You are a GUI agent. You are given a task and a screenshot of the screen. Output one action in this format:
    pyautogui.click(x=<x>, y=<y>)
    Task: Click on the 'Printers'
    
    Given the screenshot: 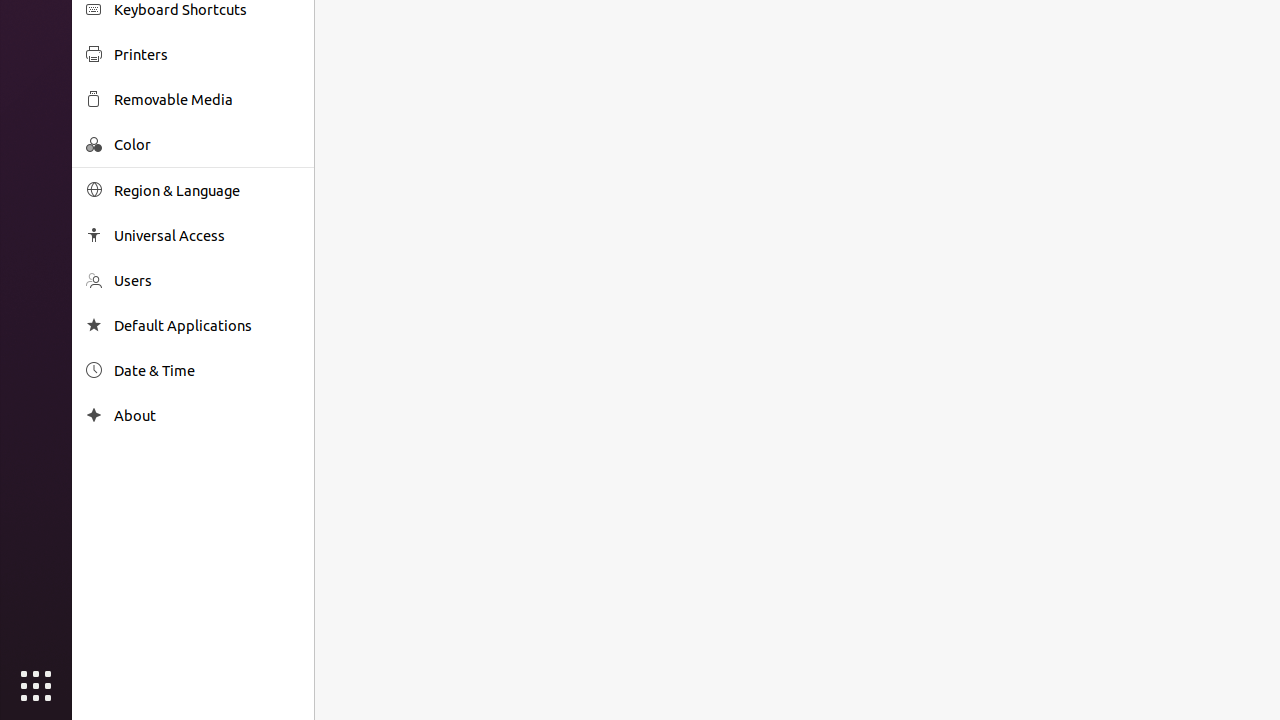 What is the action you would take?
    pyautogui.click(x=206, y=53)
    